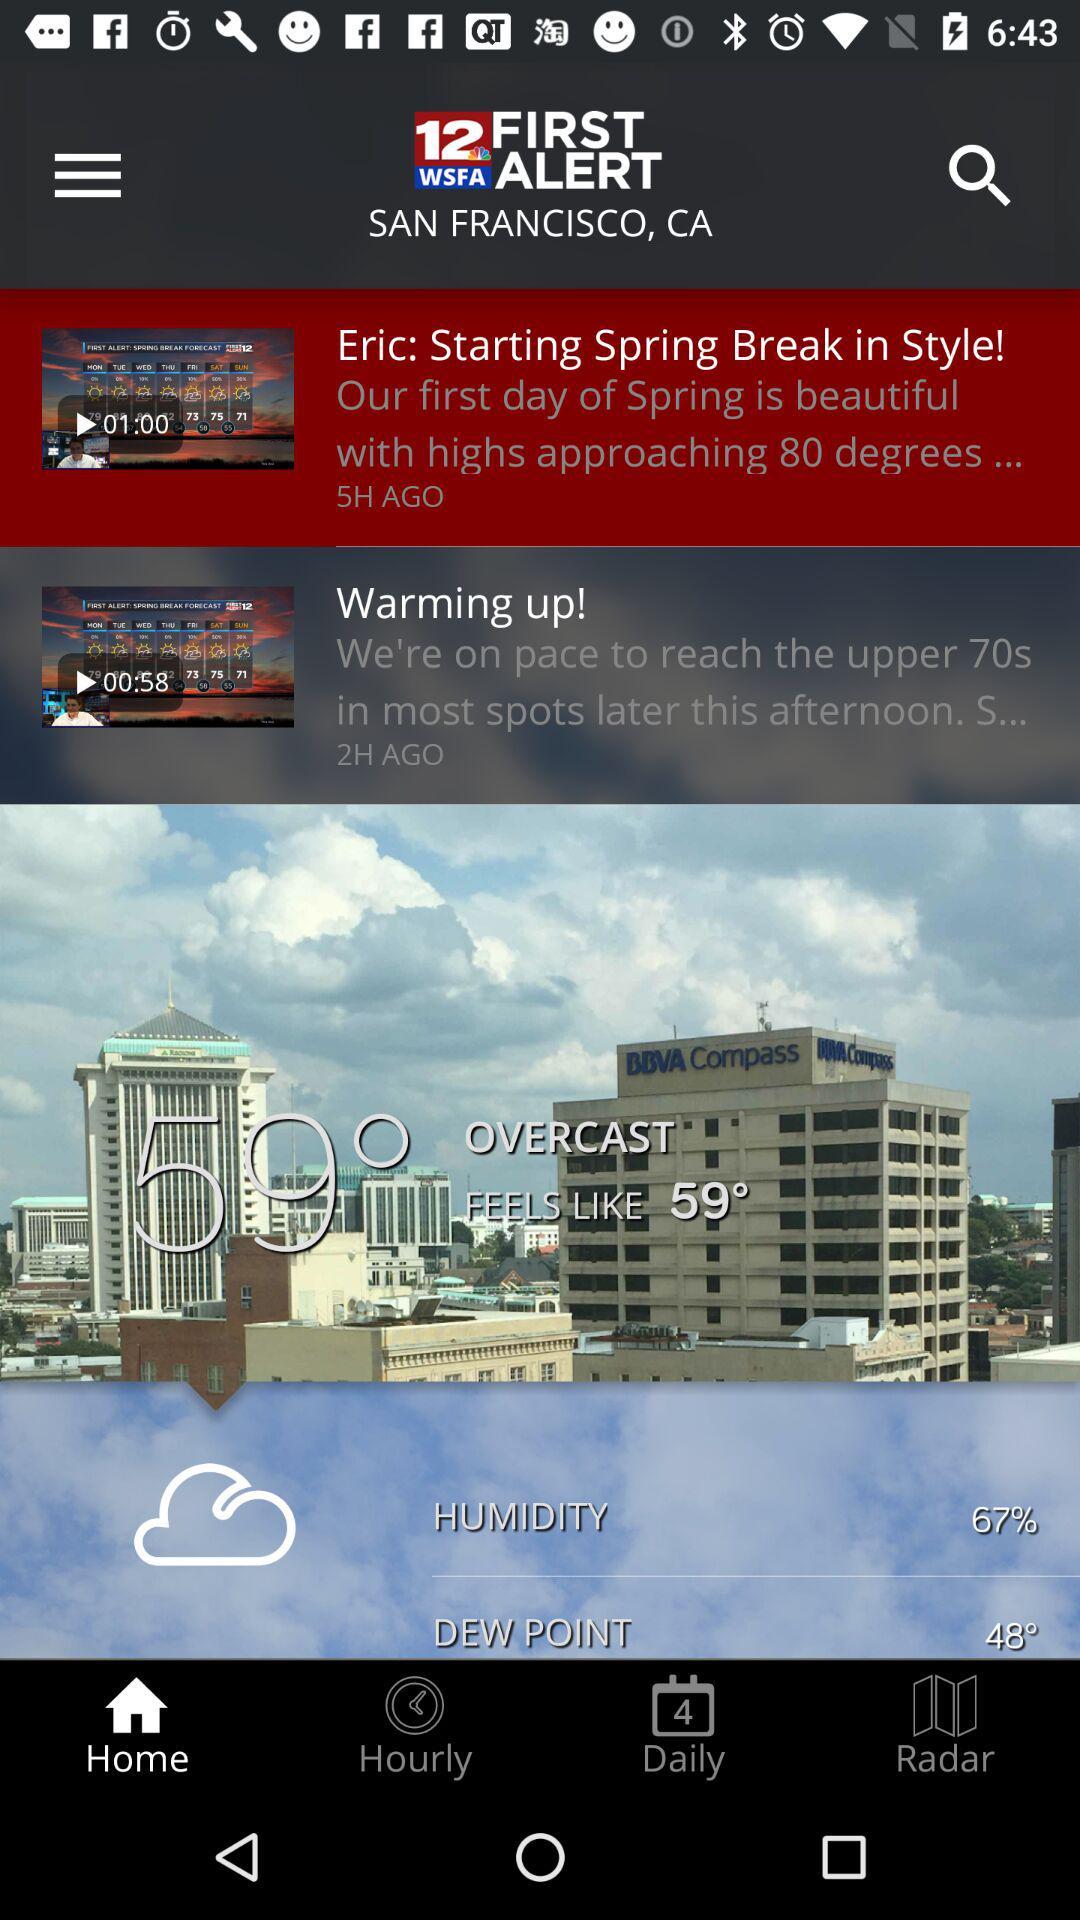  Describe the element at coordinates (682, 1726) in the screenshot. I see `the radio button to the left of the radar radio button` at that location.